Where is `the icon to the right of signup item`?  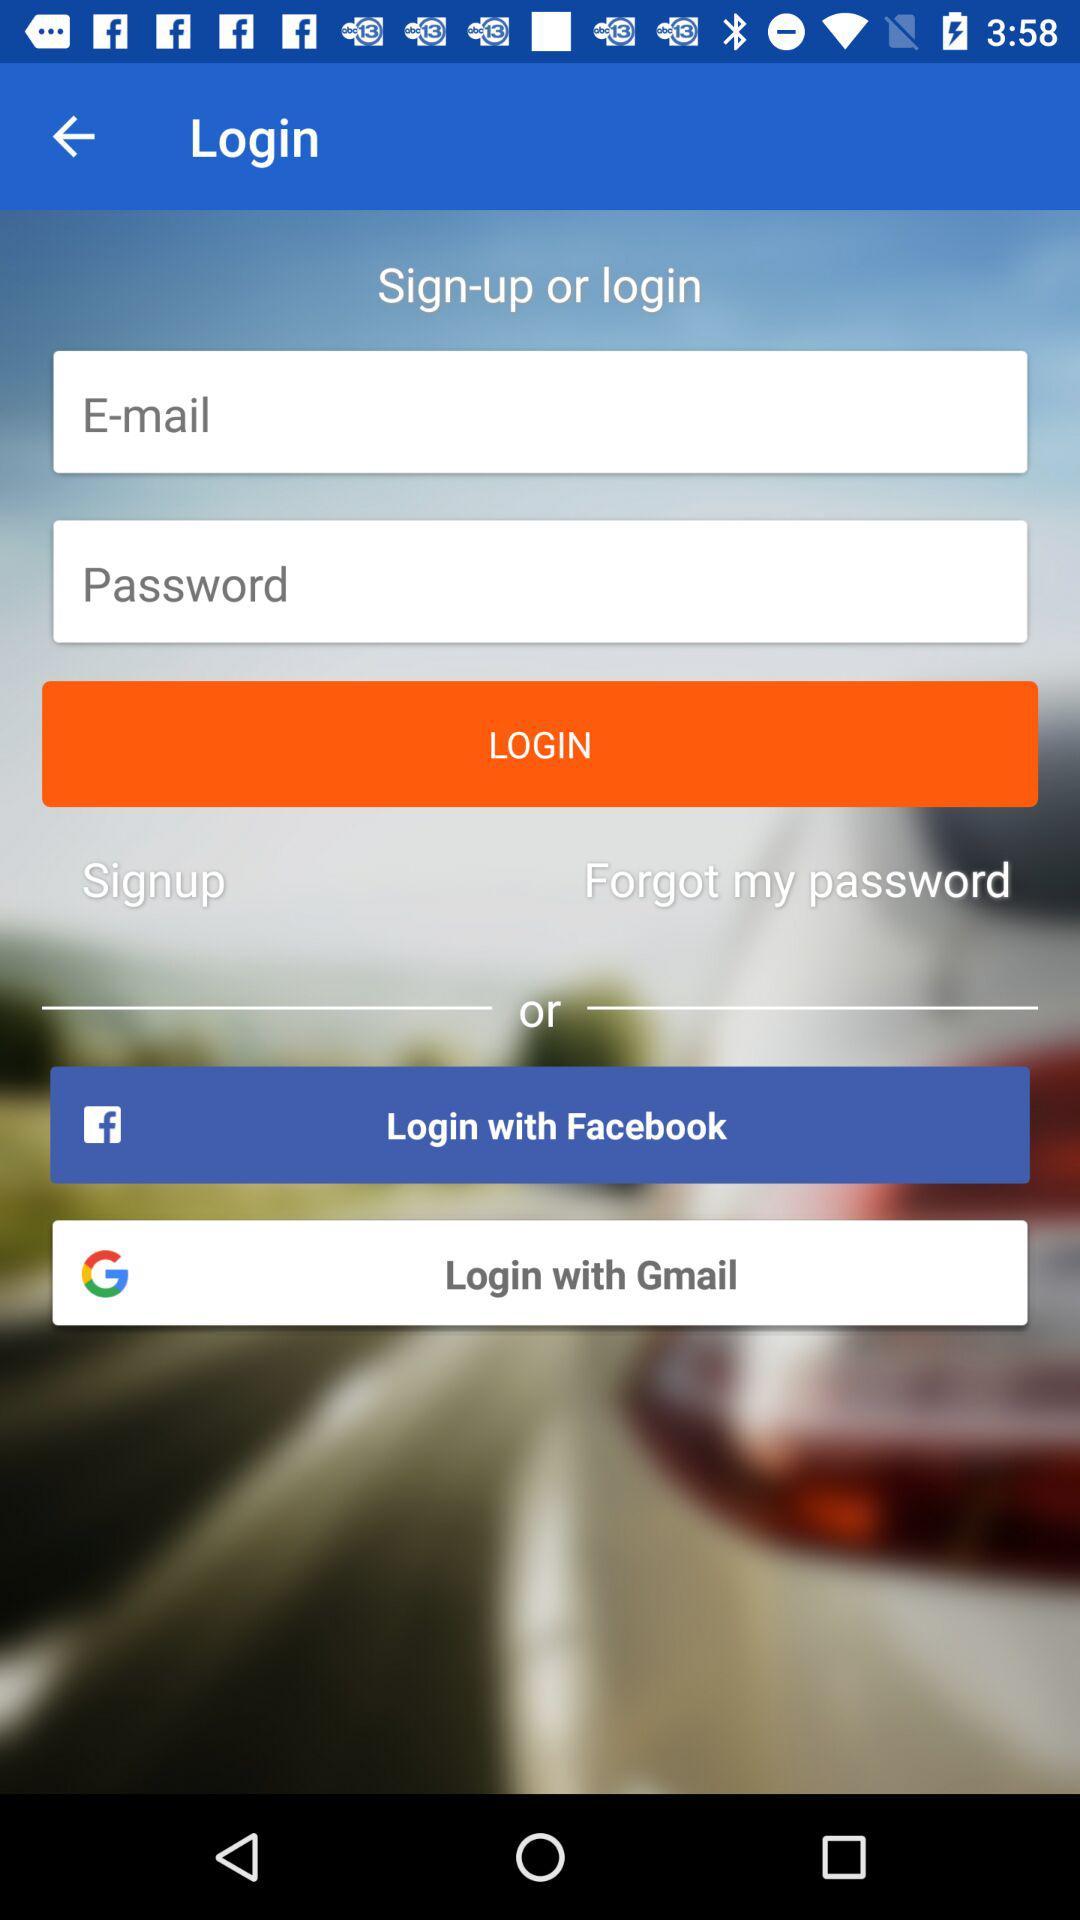
the icon to the right of signup item is located at coordinates (796, 878).